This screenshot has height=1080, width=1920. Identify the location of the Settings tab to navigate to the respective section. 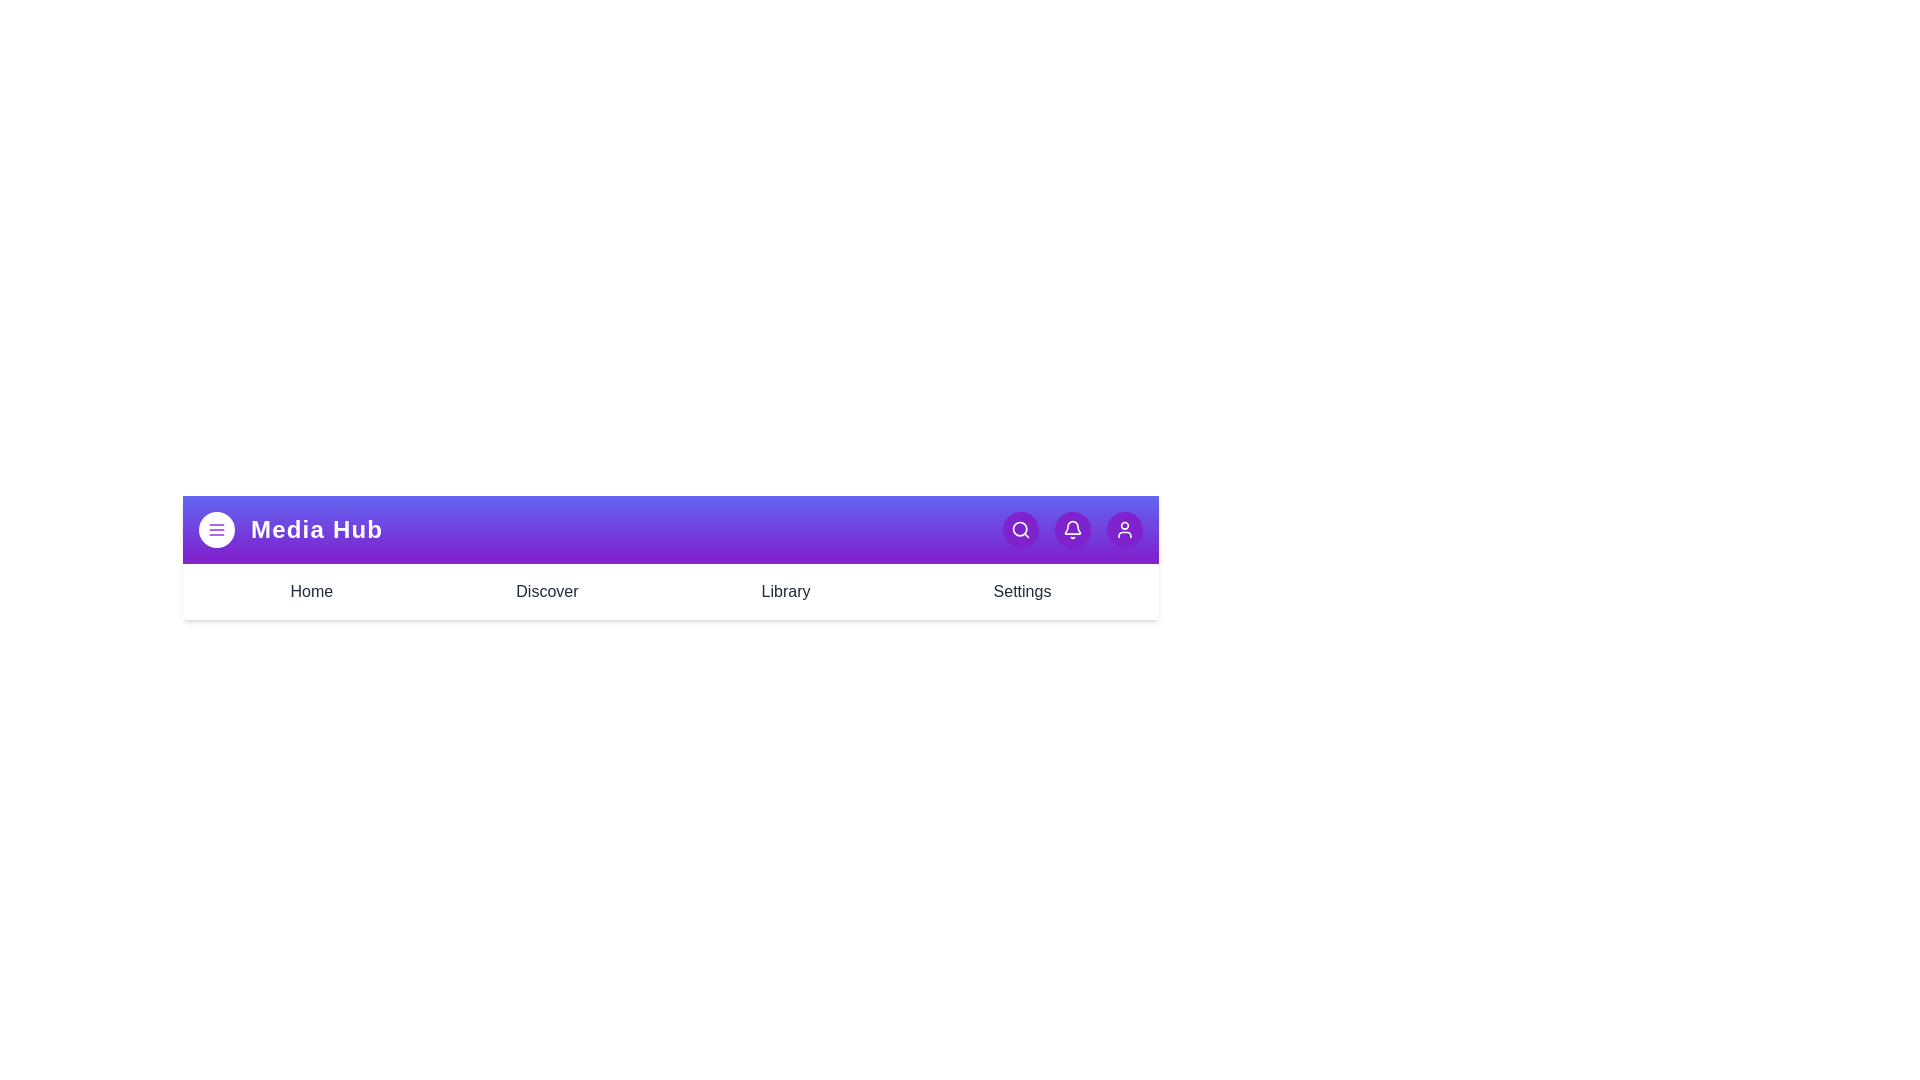
(1022, 590).